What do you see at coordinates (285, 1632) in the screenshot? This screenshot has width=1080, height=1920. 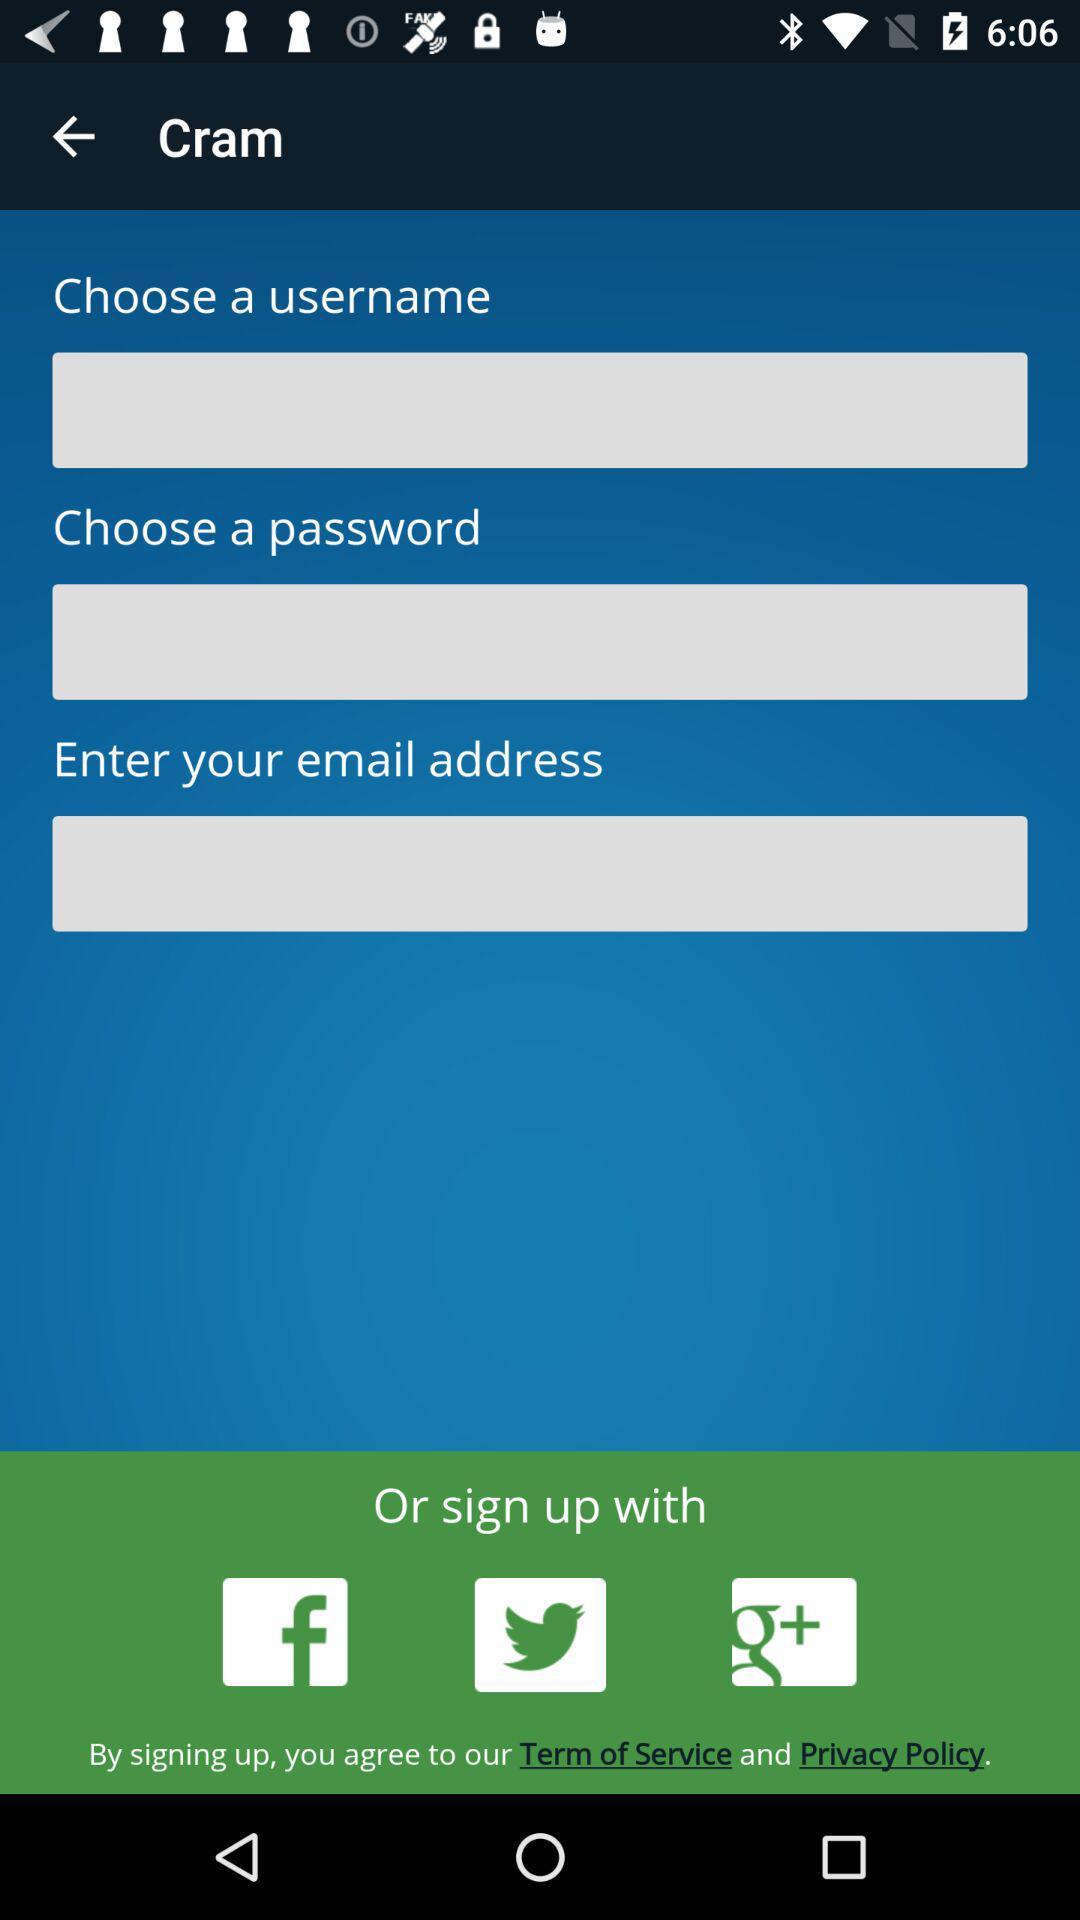 I see `f icon used to connect with facebook directly` at bounding box center [285, 1632].